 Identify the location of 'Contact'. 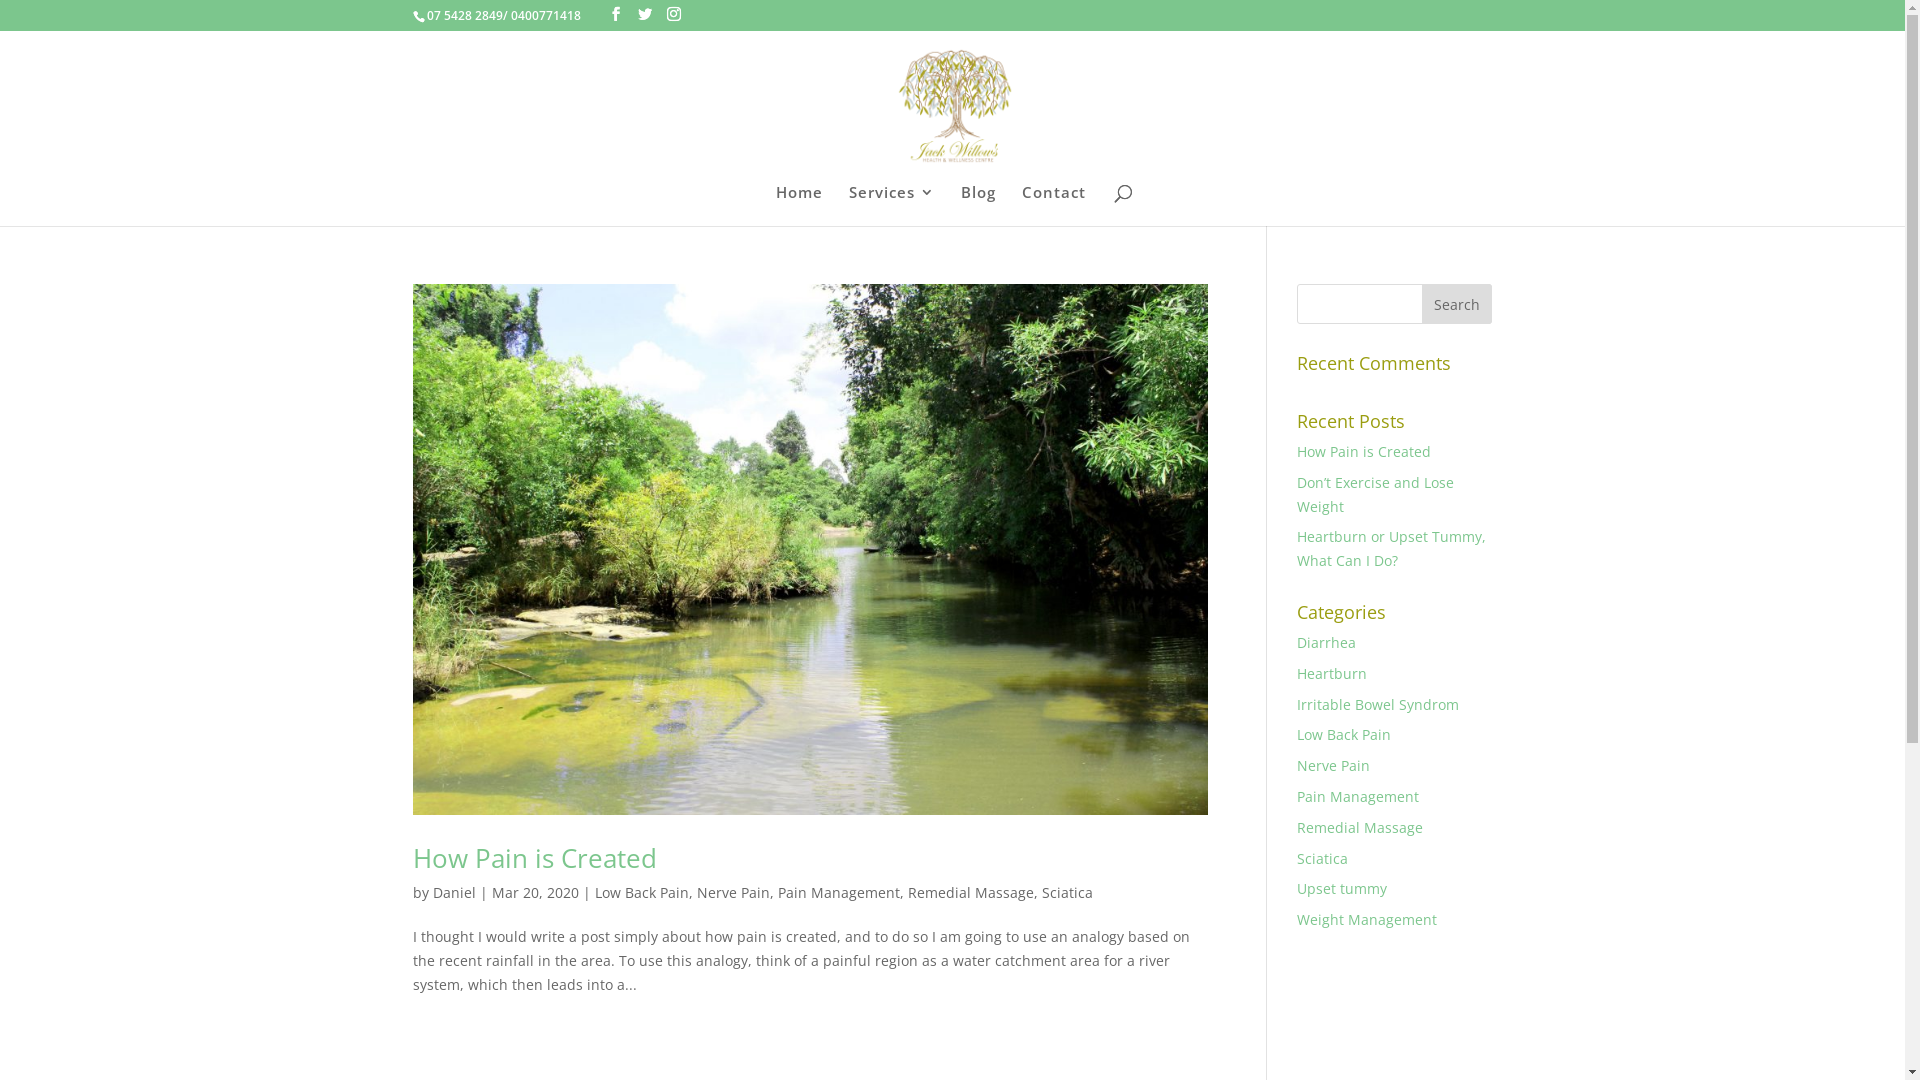
(1053, 205).